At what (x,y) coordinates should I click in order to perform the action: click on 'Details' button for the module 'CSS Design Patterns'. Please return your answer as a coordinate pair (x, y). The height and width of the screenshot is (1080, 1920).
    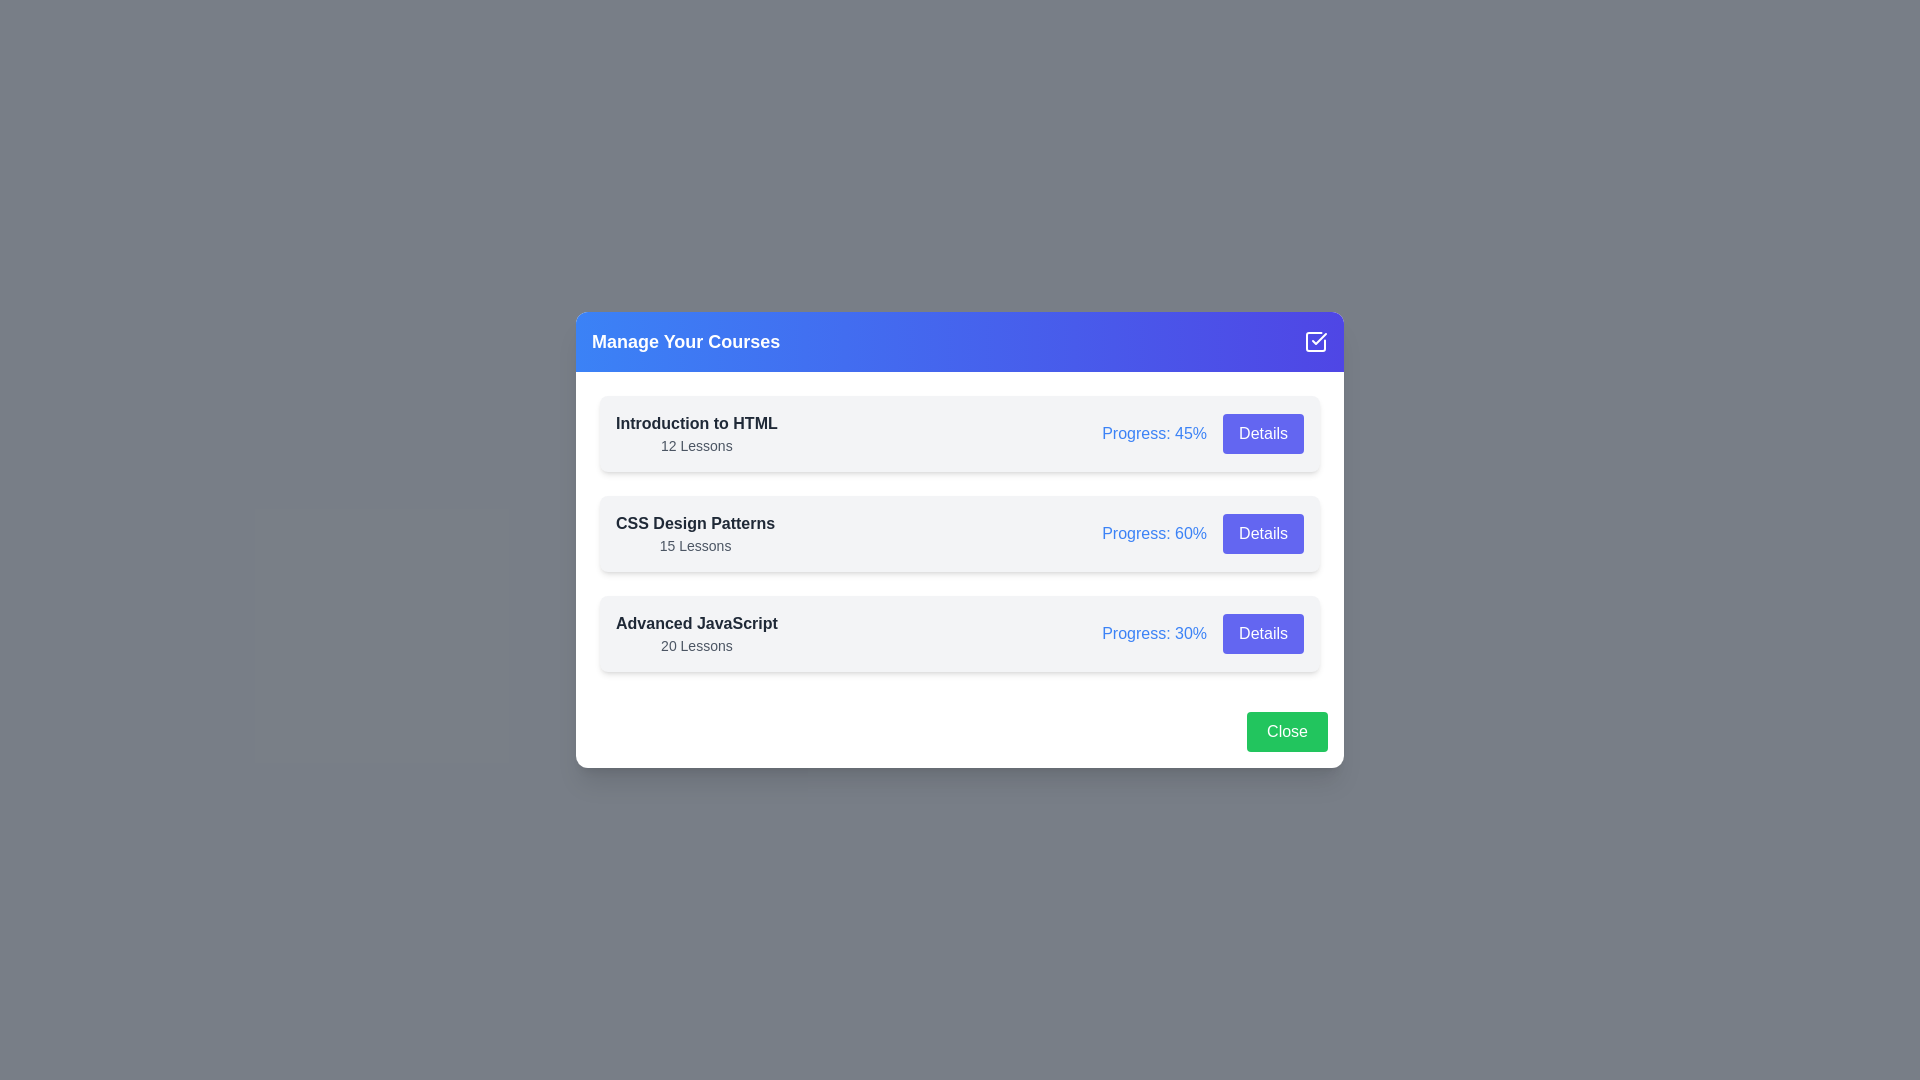
    Looking at the image, I should click on (1262, 532).